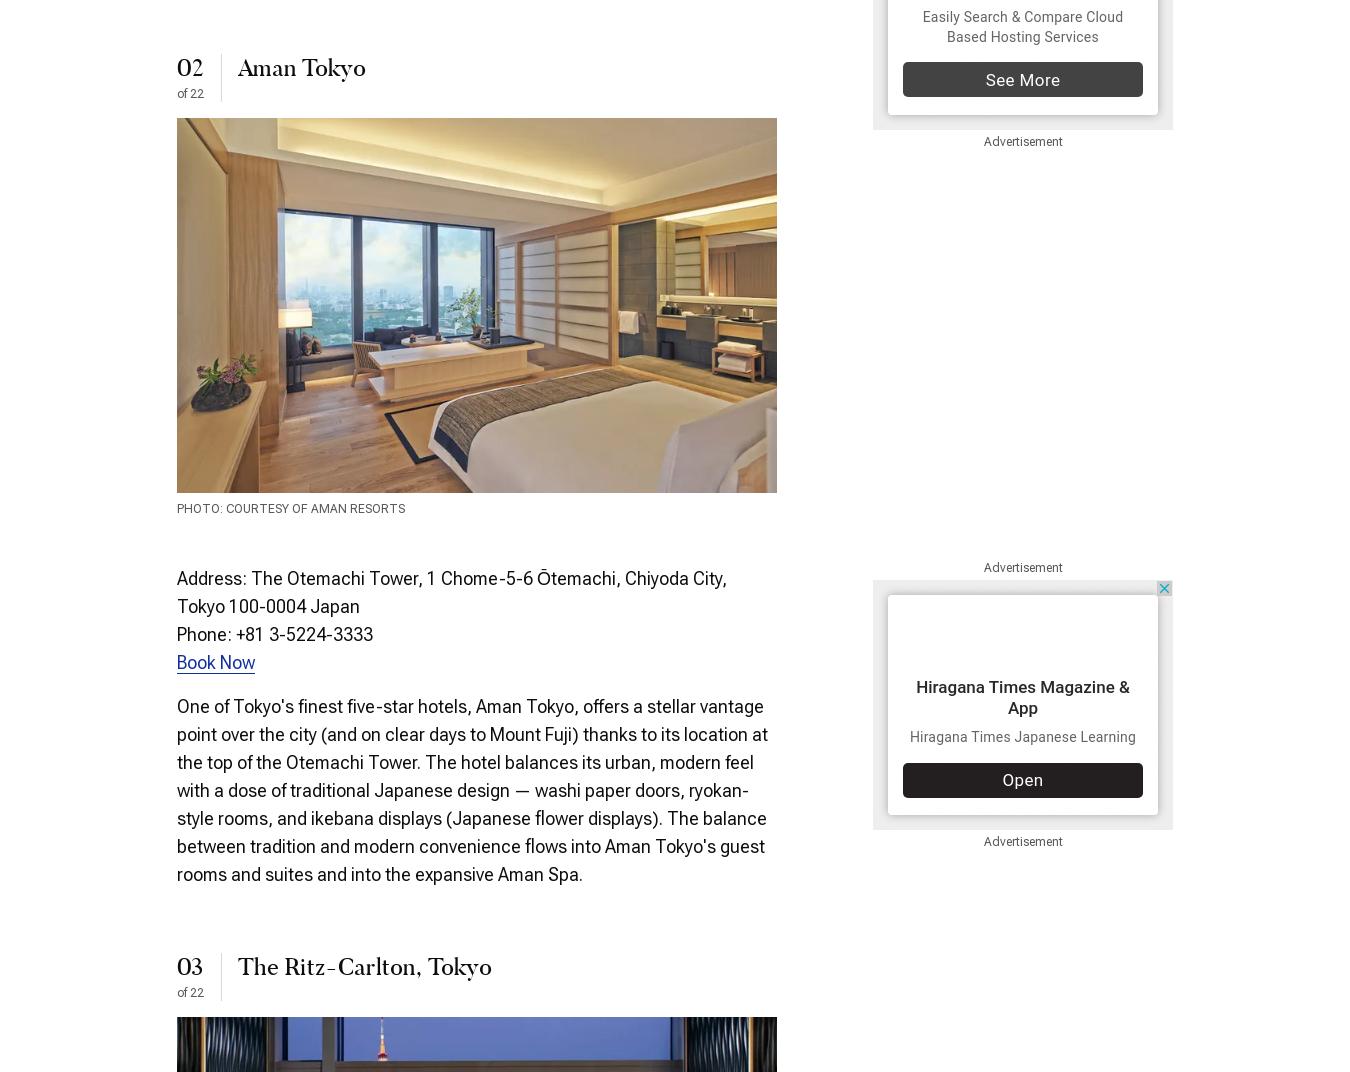 This screenshot has height=1072, width=1350. What do you see at coordinates (314, 508) in the screenshot?
I see `'Courtesy of Aman Resorts'` at bounding box center [314, 508].